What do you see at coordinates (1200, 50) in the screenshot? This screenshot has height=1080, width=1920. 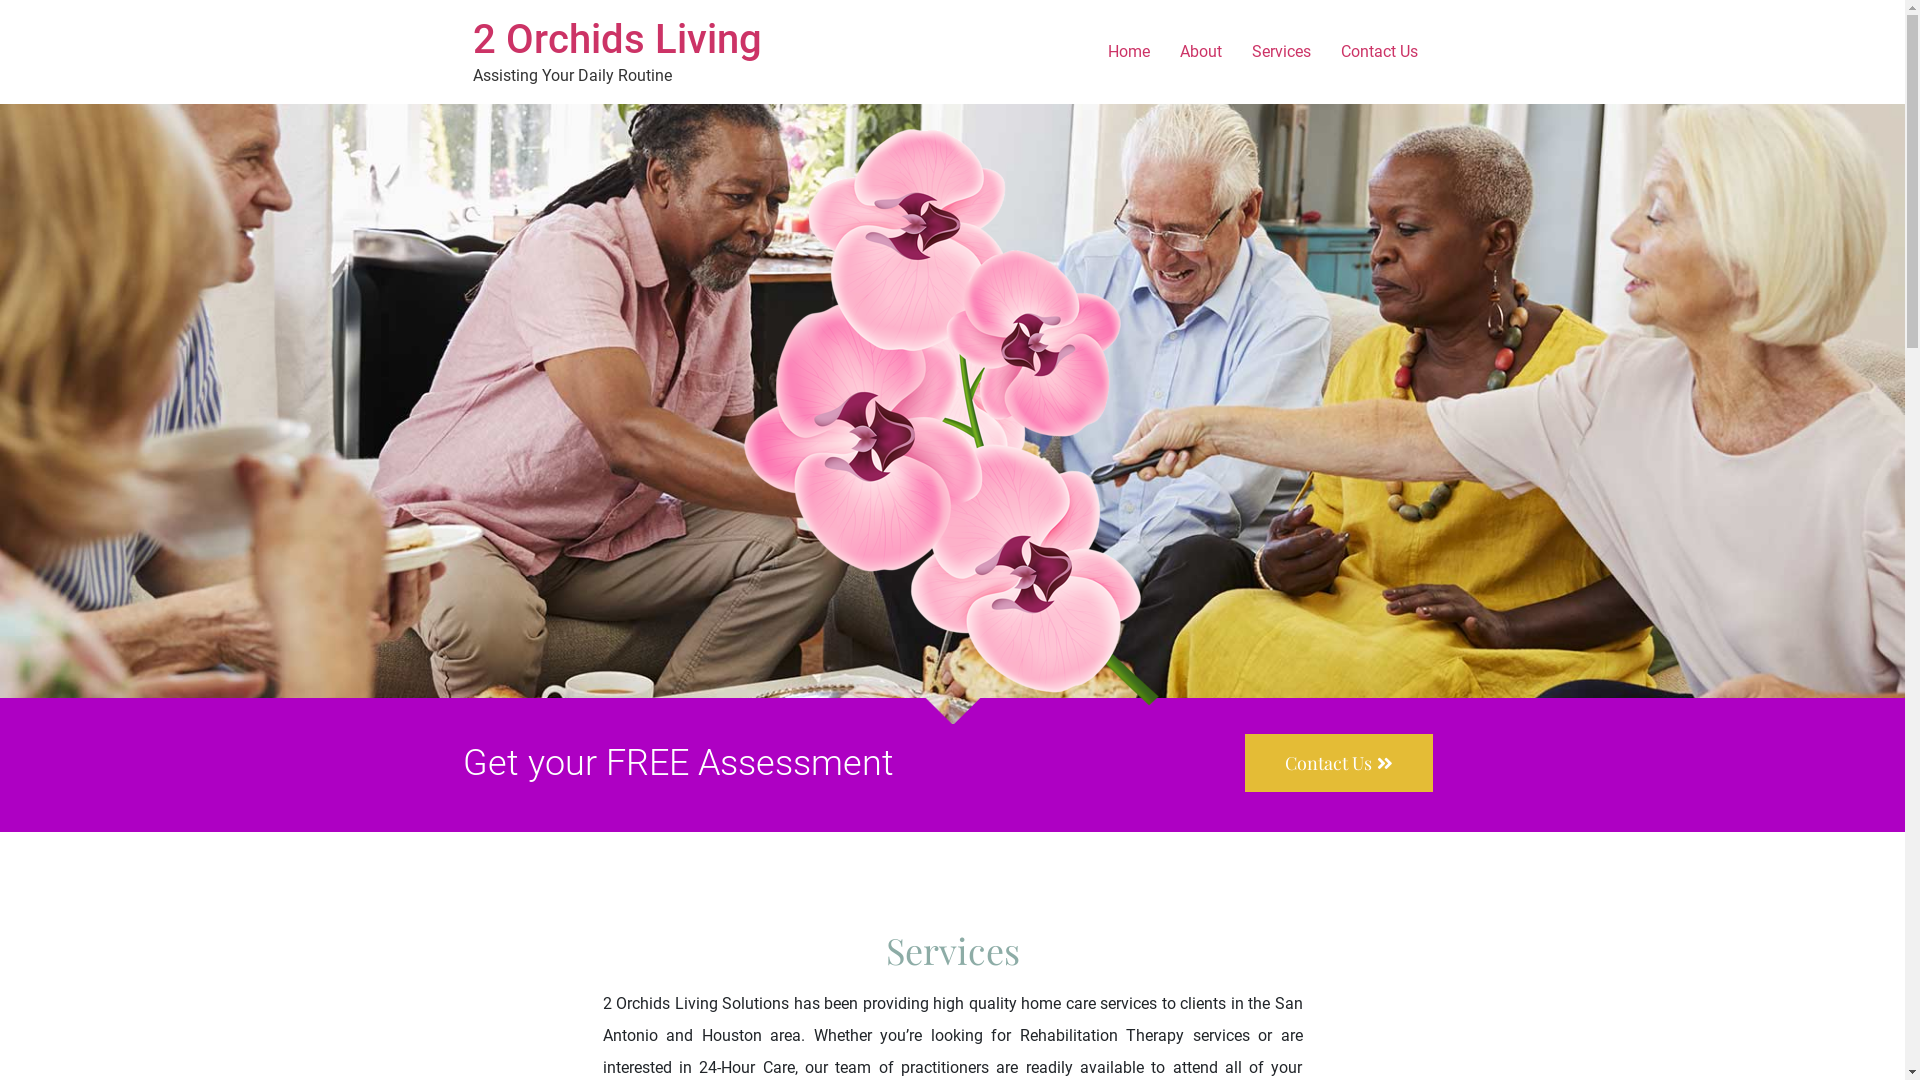 I see `'About'` at bounding box center [1200, 50].